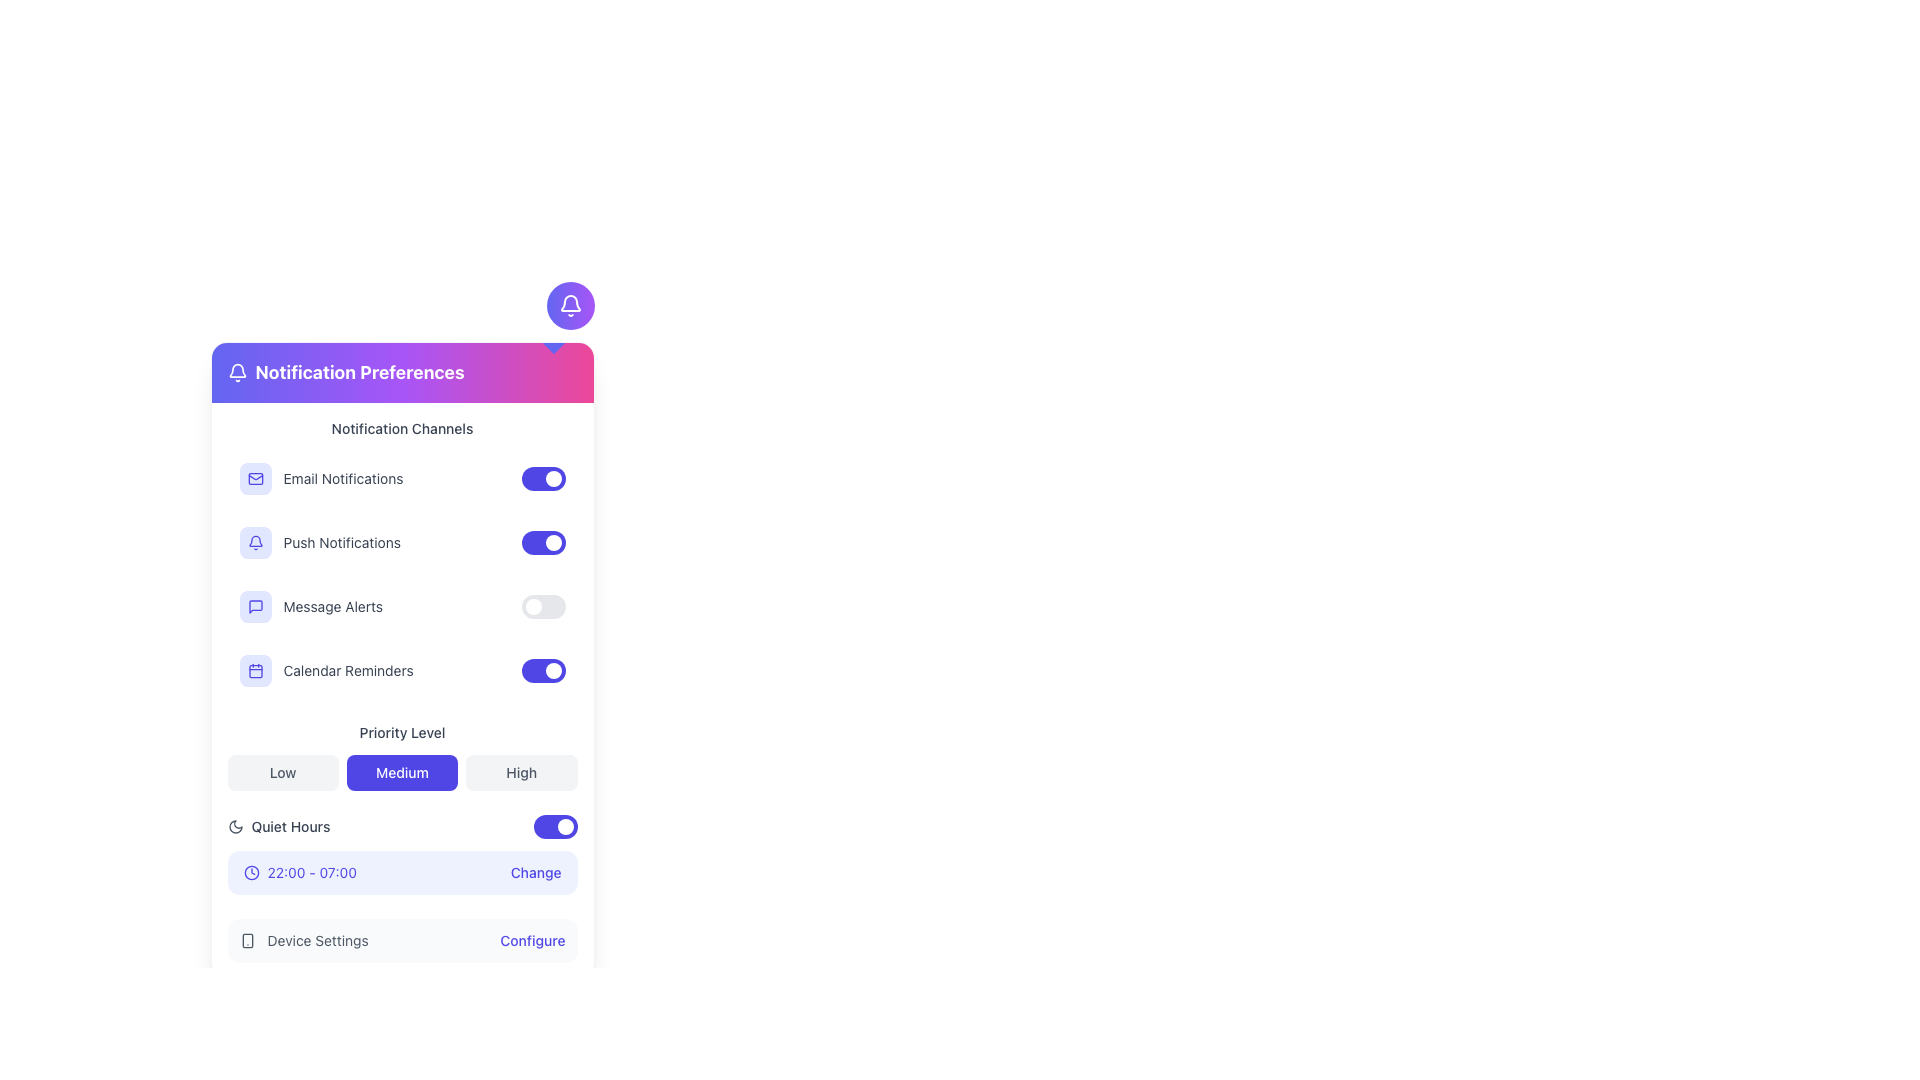 This screenshot has width=1920, height=1080. I want to click on the small circular toggle indicator within the toggle area of the 'Push Notifications' row, which is located on the right side of the toggle switch component, so click(553, 543).